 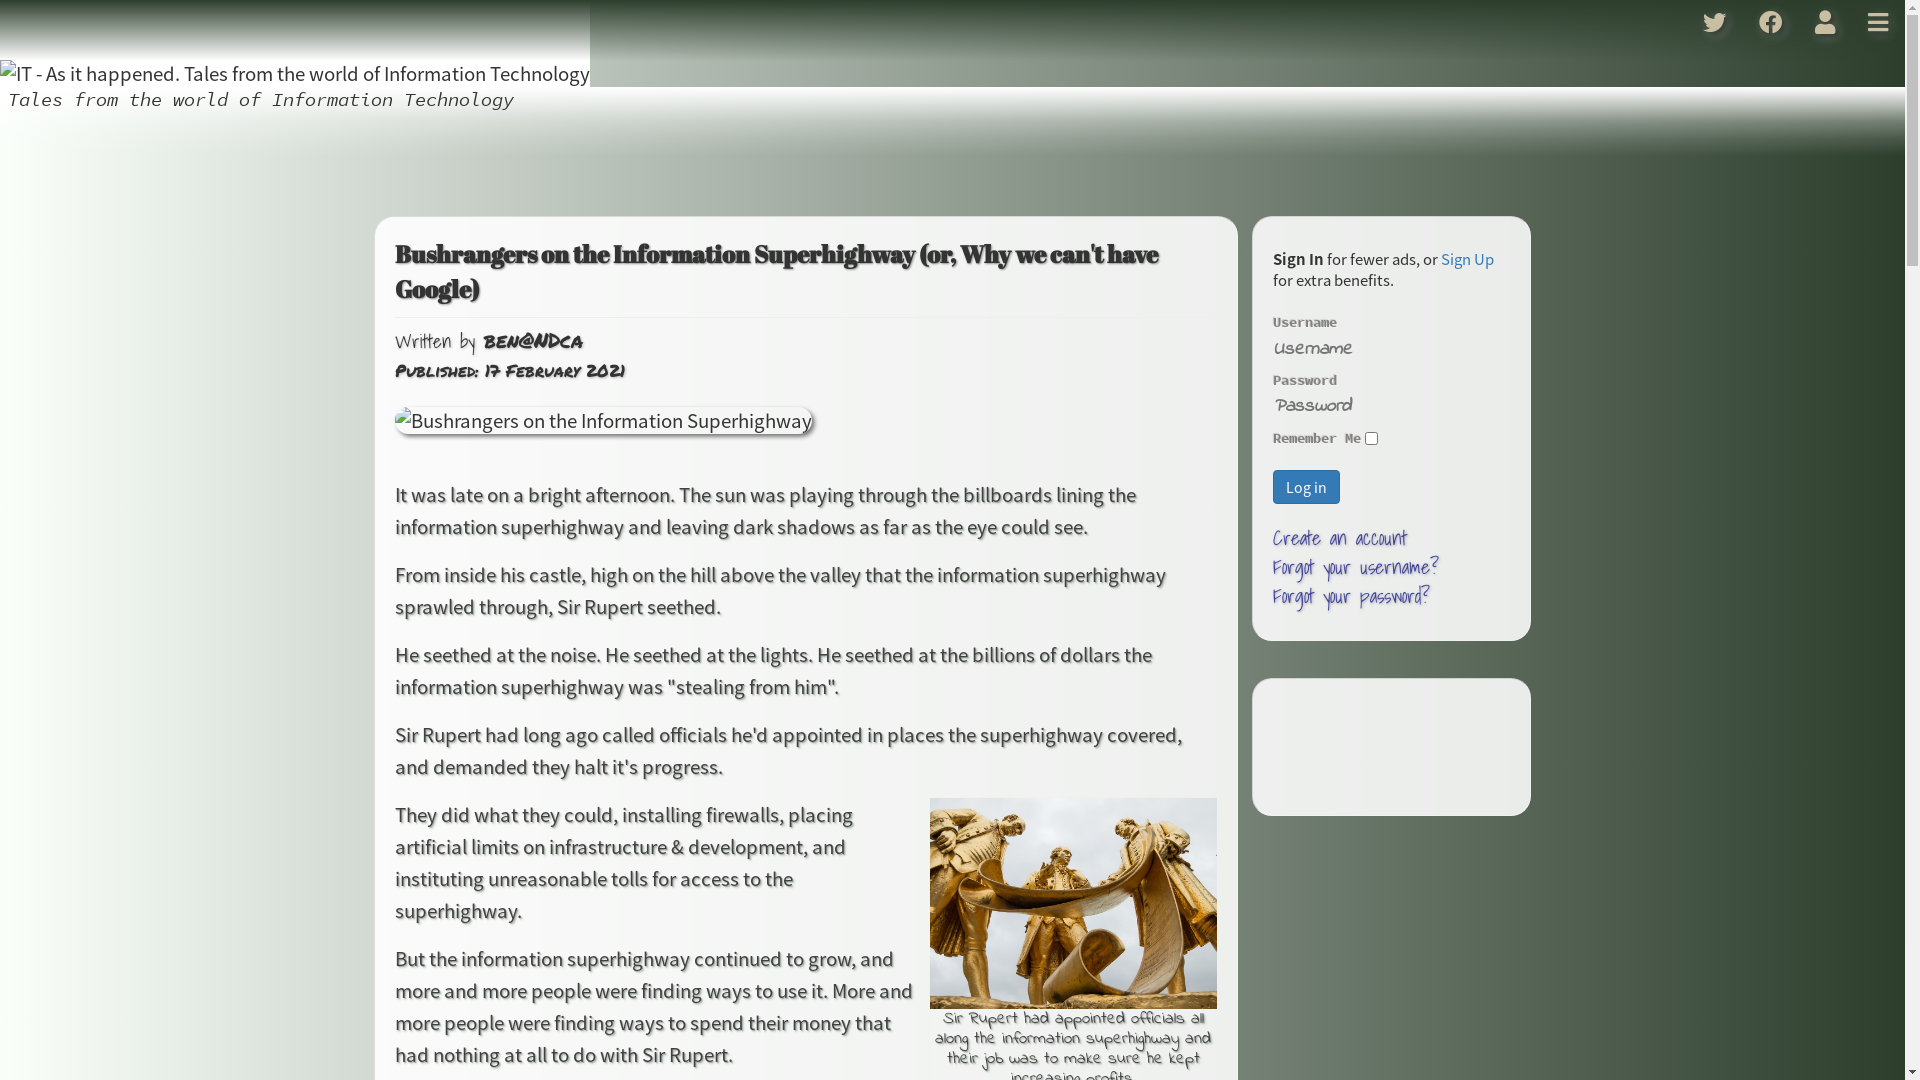 What do you see at coordinates (1771, 22) in the screenshot?
I see `'Join us on Facebook'` at bounding box center [1771, 22].